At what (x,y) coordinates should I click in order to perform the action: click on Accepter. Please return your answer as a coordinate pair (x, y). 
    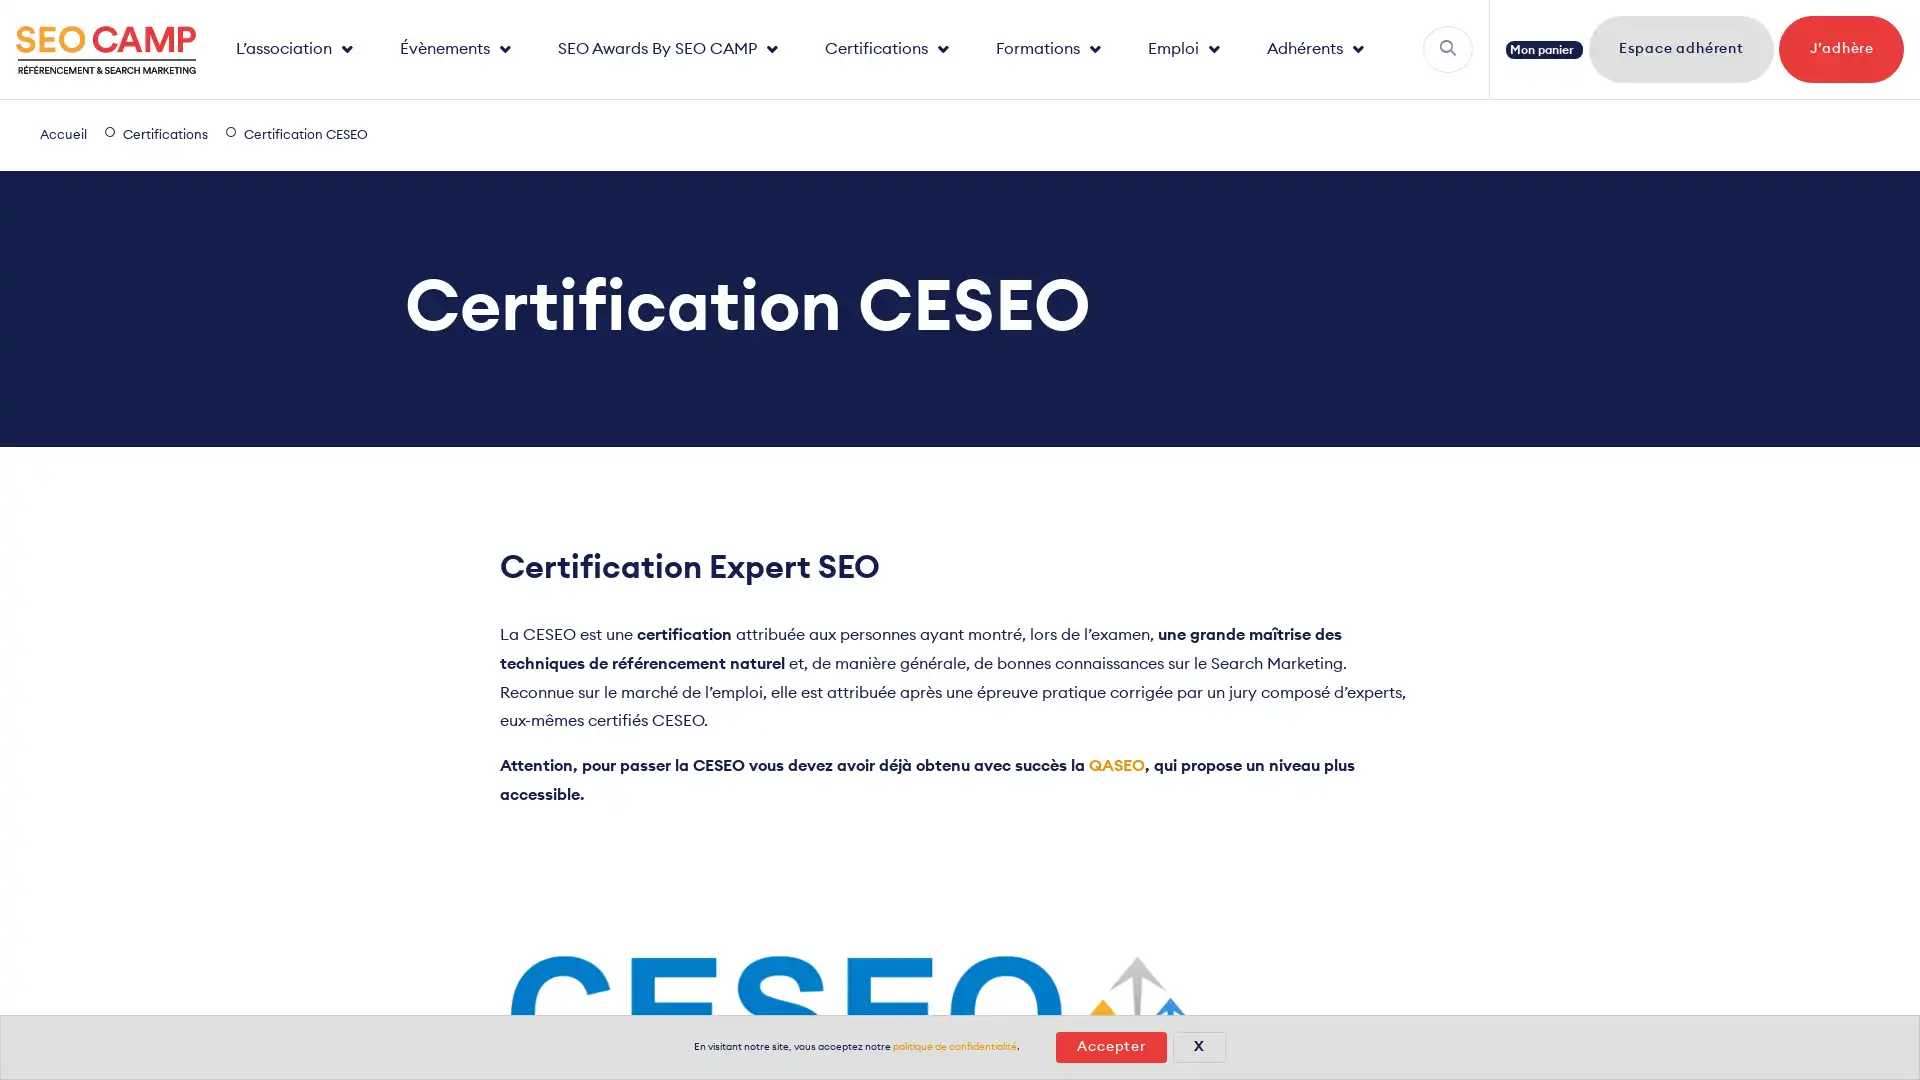
    Looking at the image, I should click on (1109, 1046).